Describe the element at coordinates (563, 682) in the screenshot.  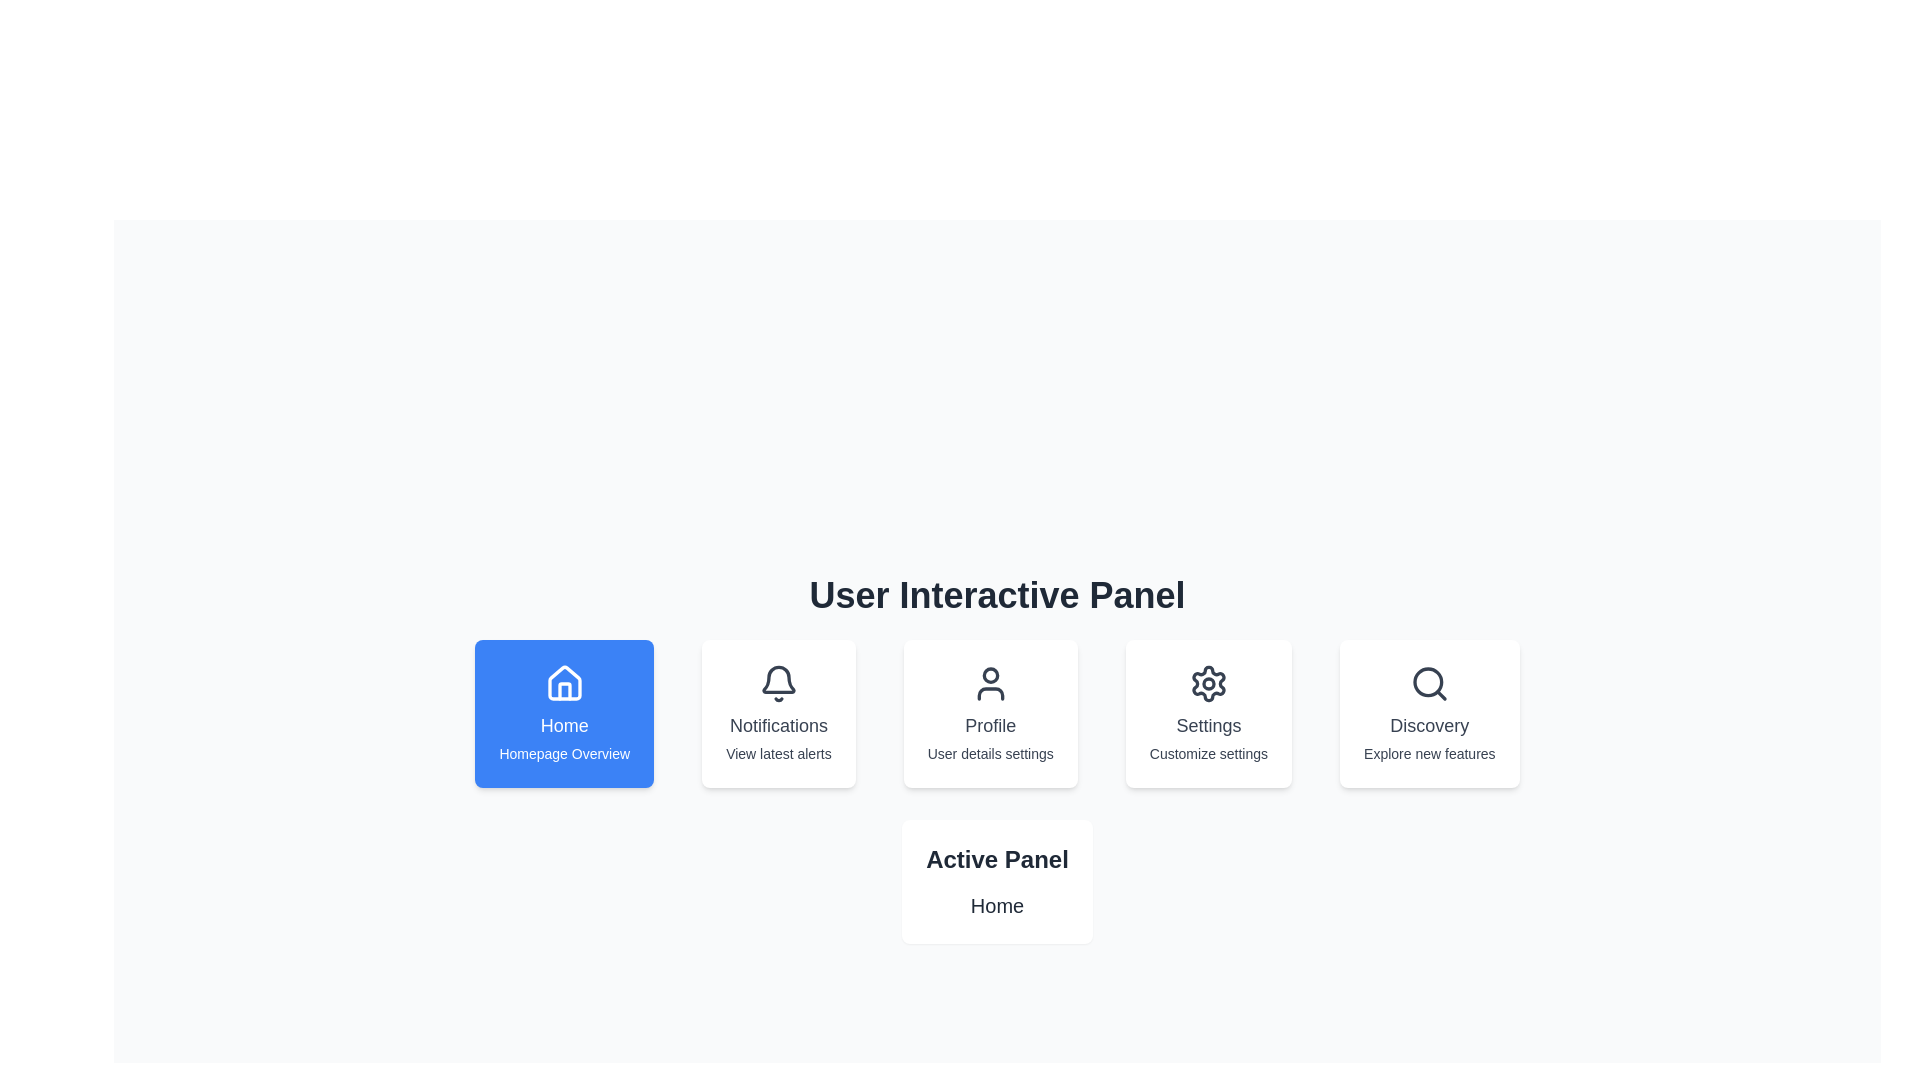
I see `the 'Home' icon (SVG) located centrally within the 'Home' card in the User Interactive Panel` at that location.